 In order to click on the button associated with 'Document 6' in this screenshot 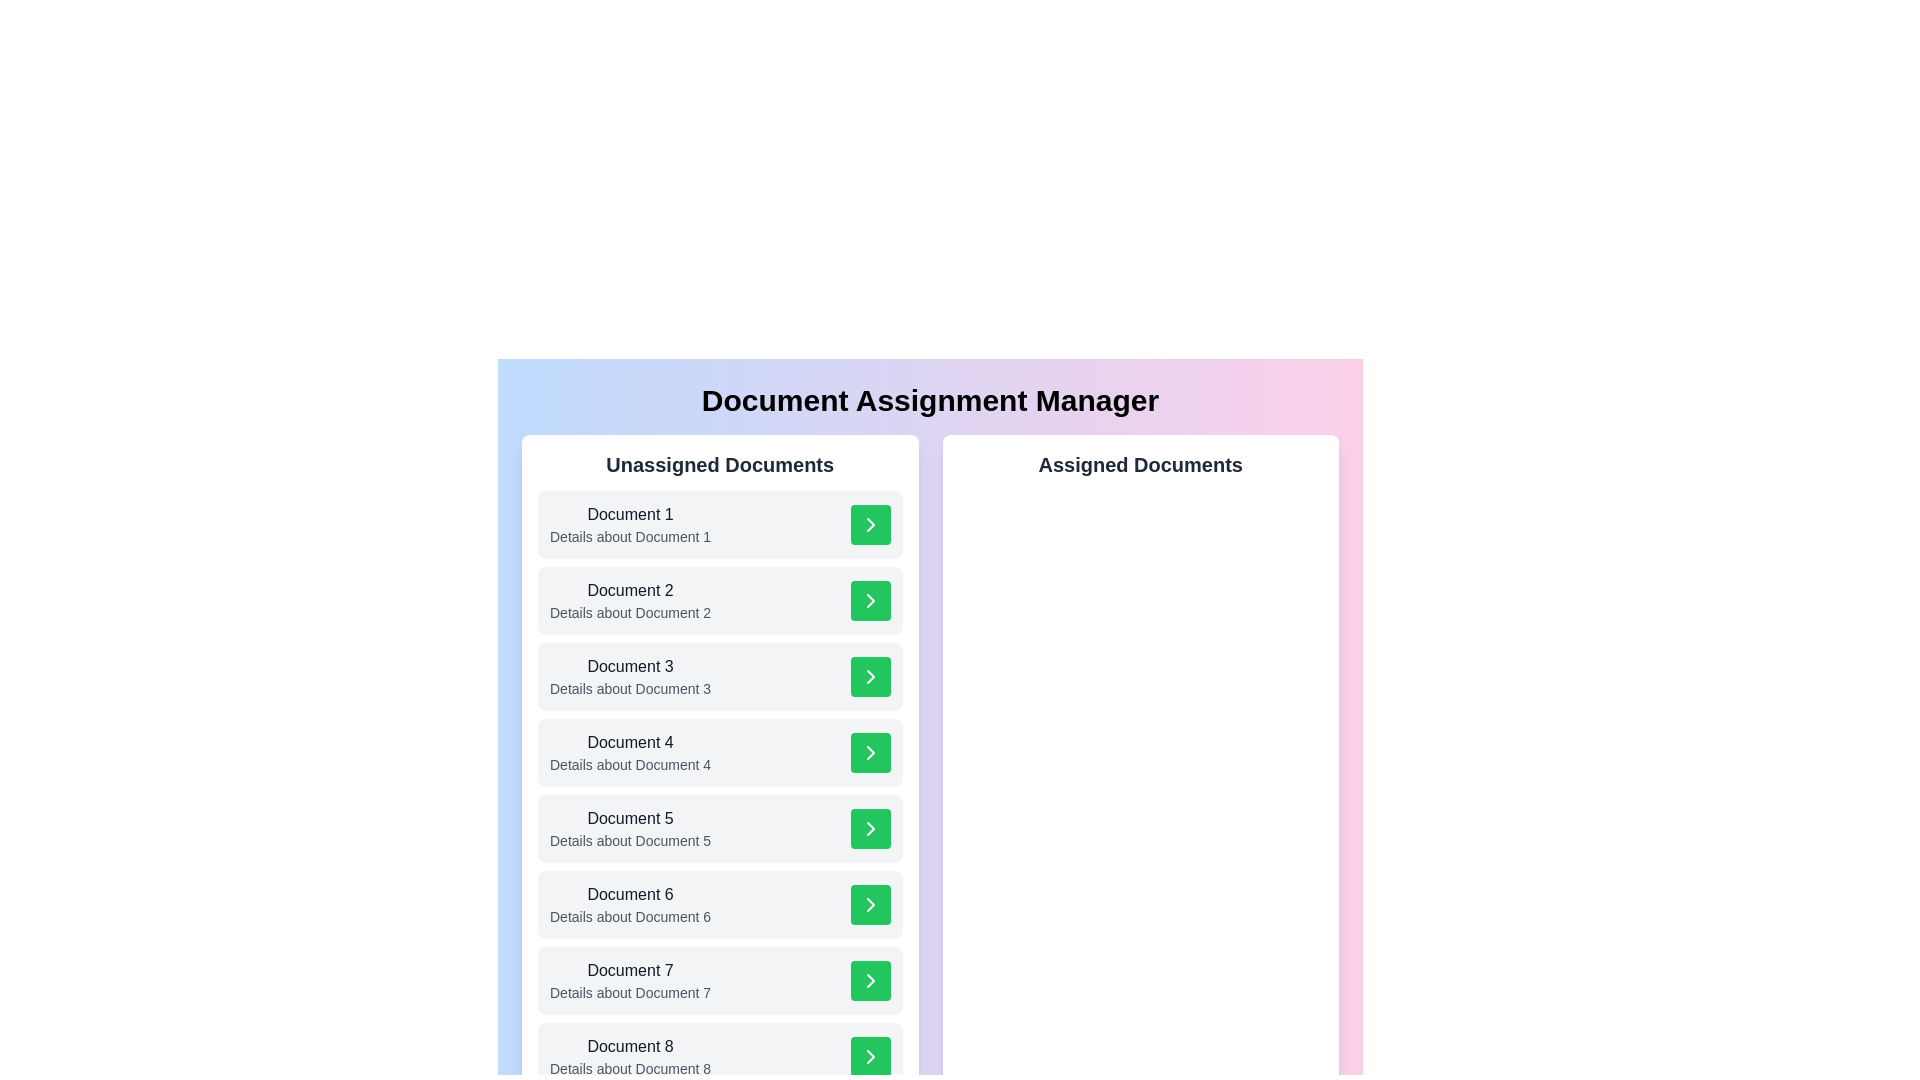, I will do `click(870, 905)`.